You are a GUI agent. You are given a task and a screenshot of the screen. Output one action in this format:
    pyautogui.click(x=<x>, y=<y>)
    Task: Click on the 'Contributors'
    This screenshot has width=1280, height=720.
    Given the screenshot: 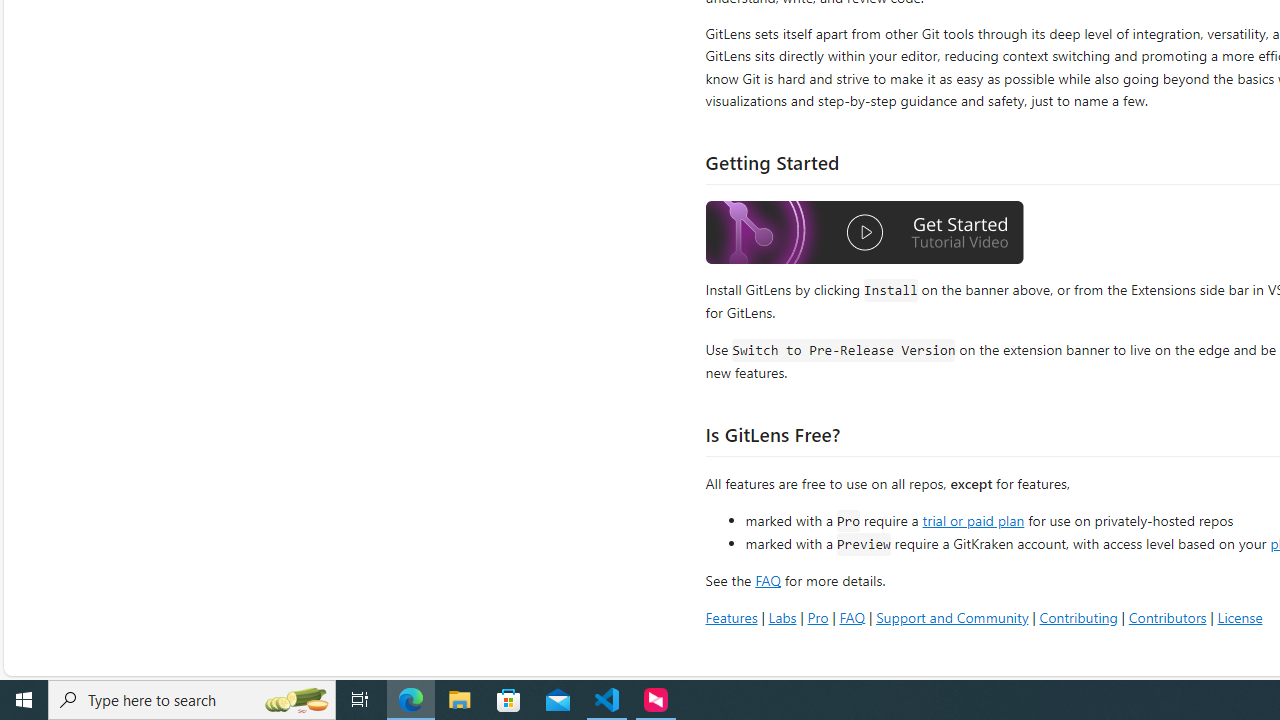 What is the action you would take?
    pyautogui.click(x=1167, y=616)
    